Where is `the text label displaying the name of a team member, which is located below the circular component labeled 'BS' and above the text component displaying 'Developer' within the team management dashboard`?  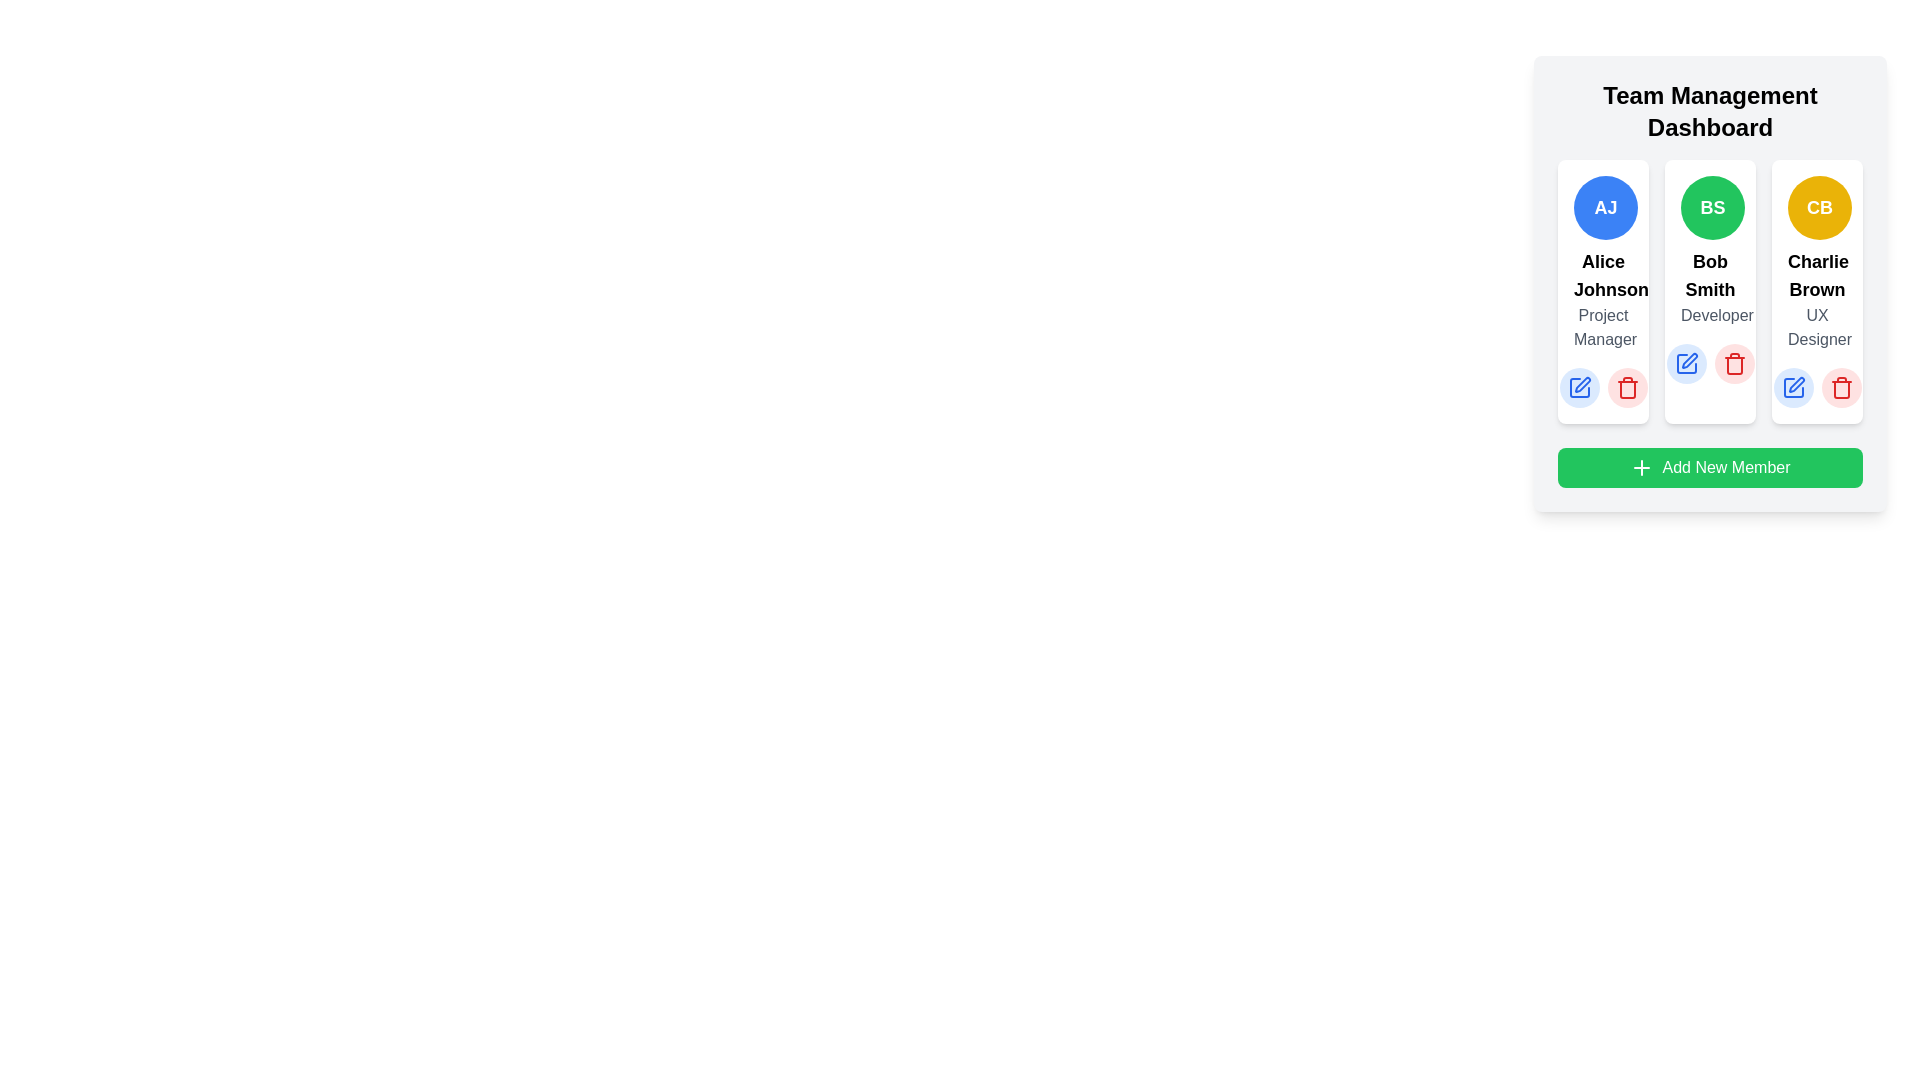
the text label displaying the name of a team member, which is located below the circular component labeled 'BS' and above the text component displaying 'Developer' within the team management dashboard is located at coordinates (1709, 276).